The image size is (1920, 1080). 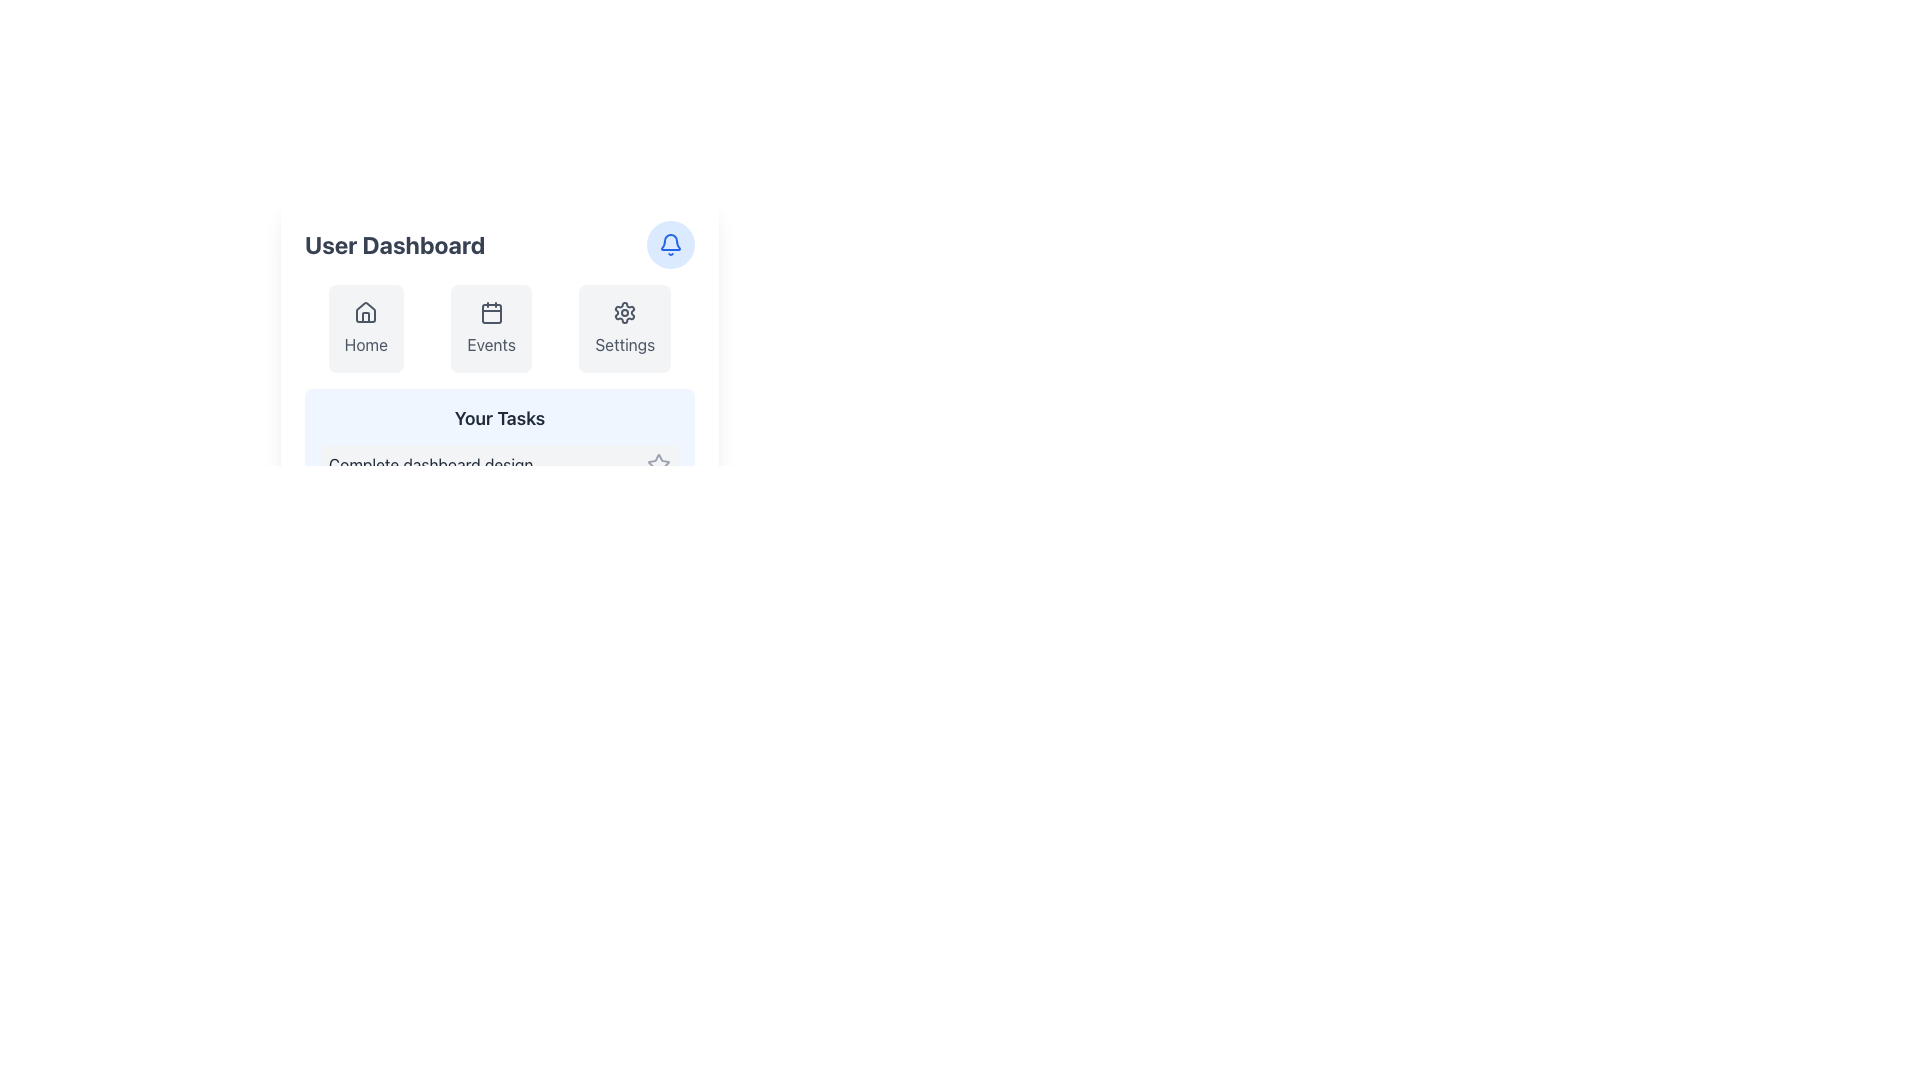 I want to click on the 'Home' icon in the navigation area of the user dashboard, which redirects users to the main page, so click(x=366, y=312).